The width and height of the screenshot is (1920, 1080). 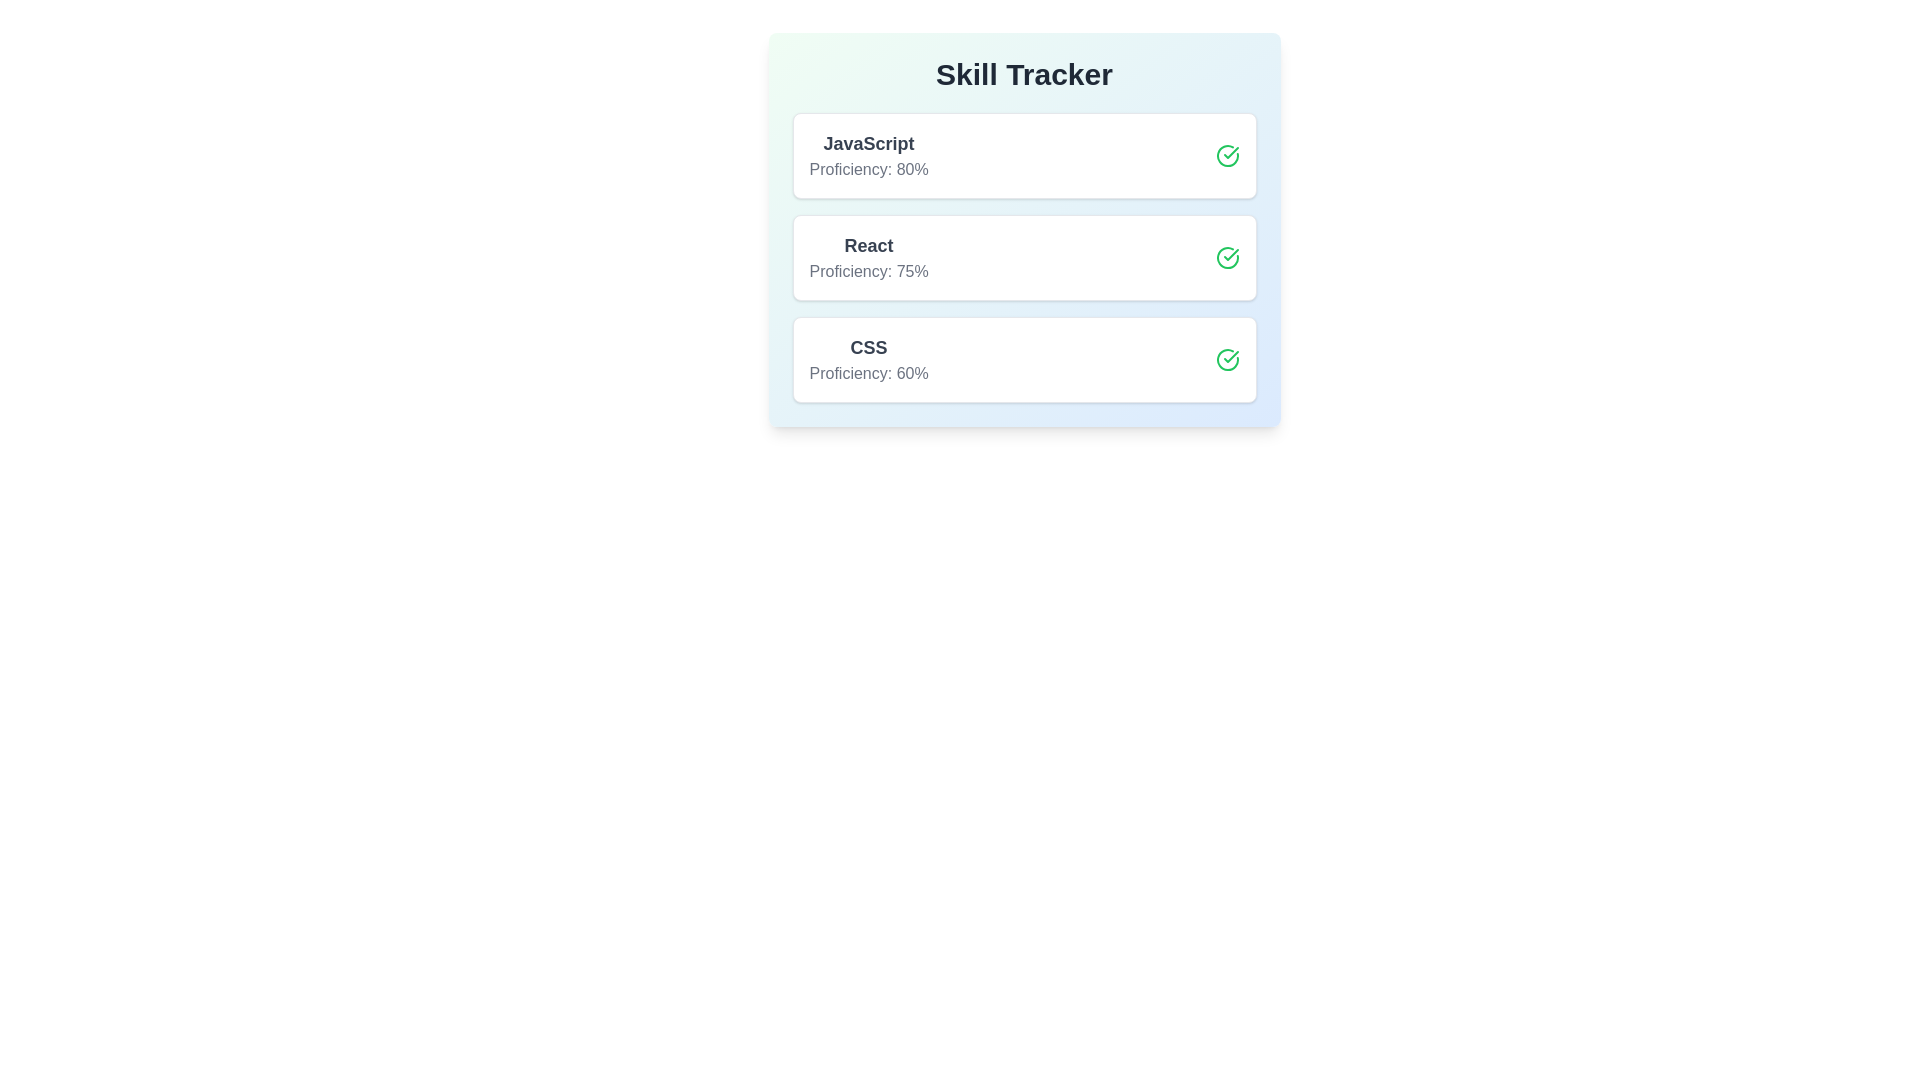 What do you see at coordinates (1226, 358) in the screenshot?
I see `toggle button for the skill CSS to enhance or reduce its proficiency` at bounding box center [1226, 358].